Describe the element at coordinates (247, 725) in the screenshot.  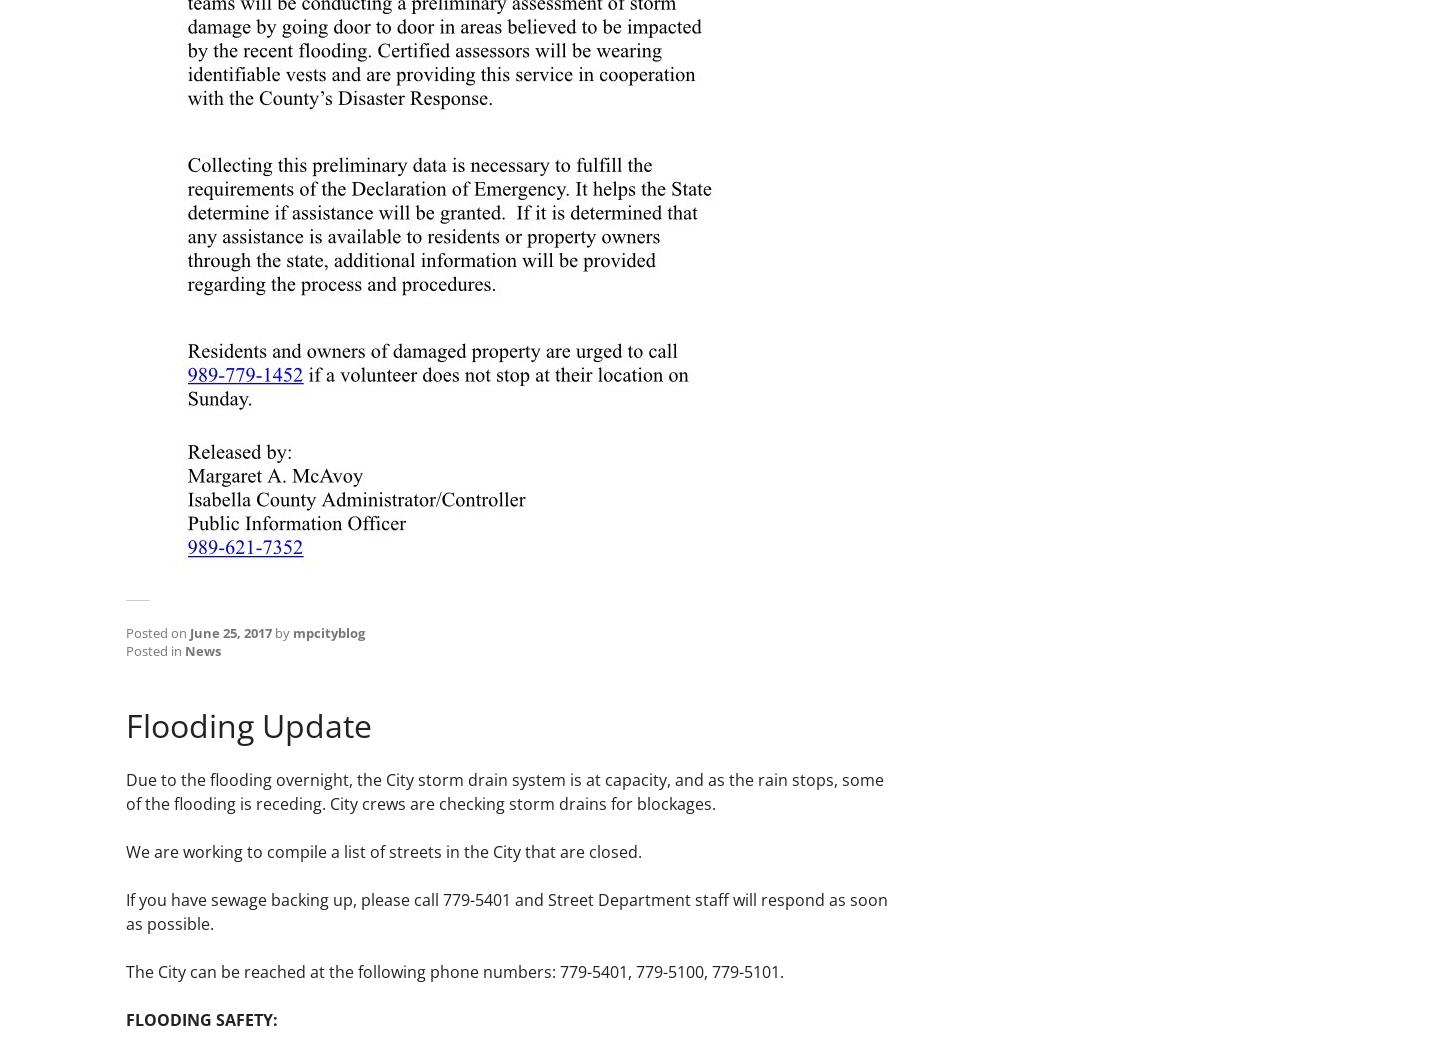
I see `'Flooding Update'` at that location.